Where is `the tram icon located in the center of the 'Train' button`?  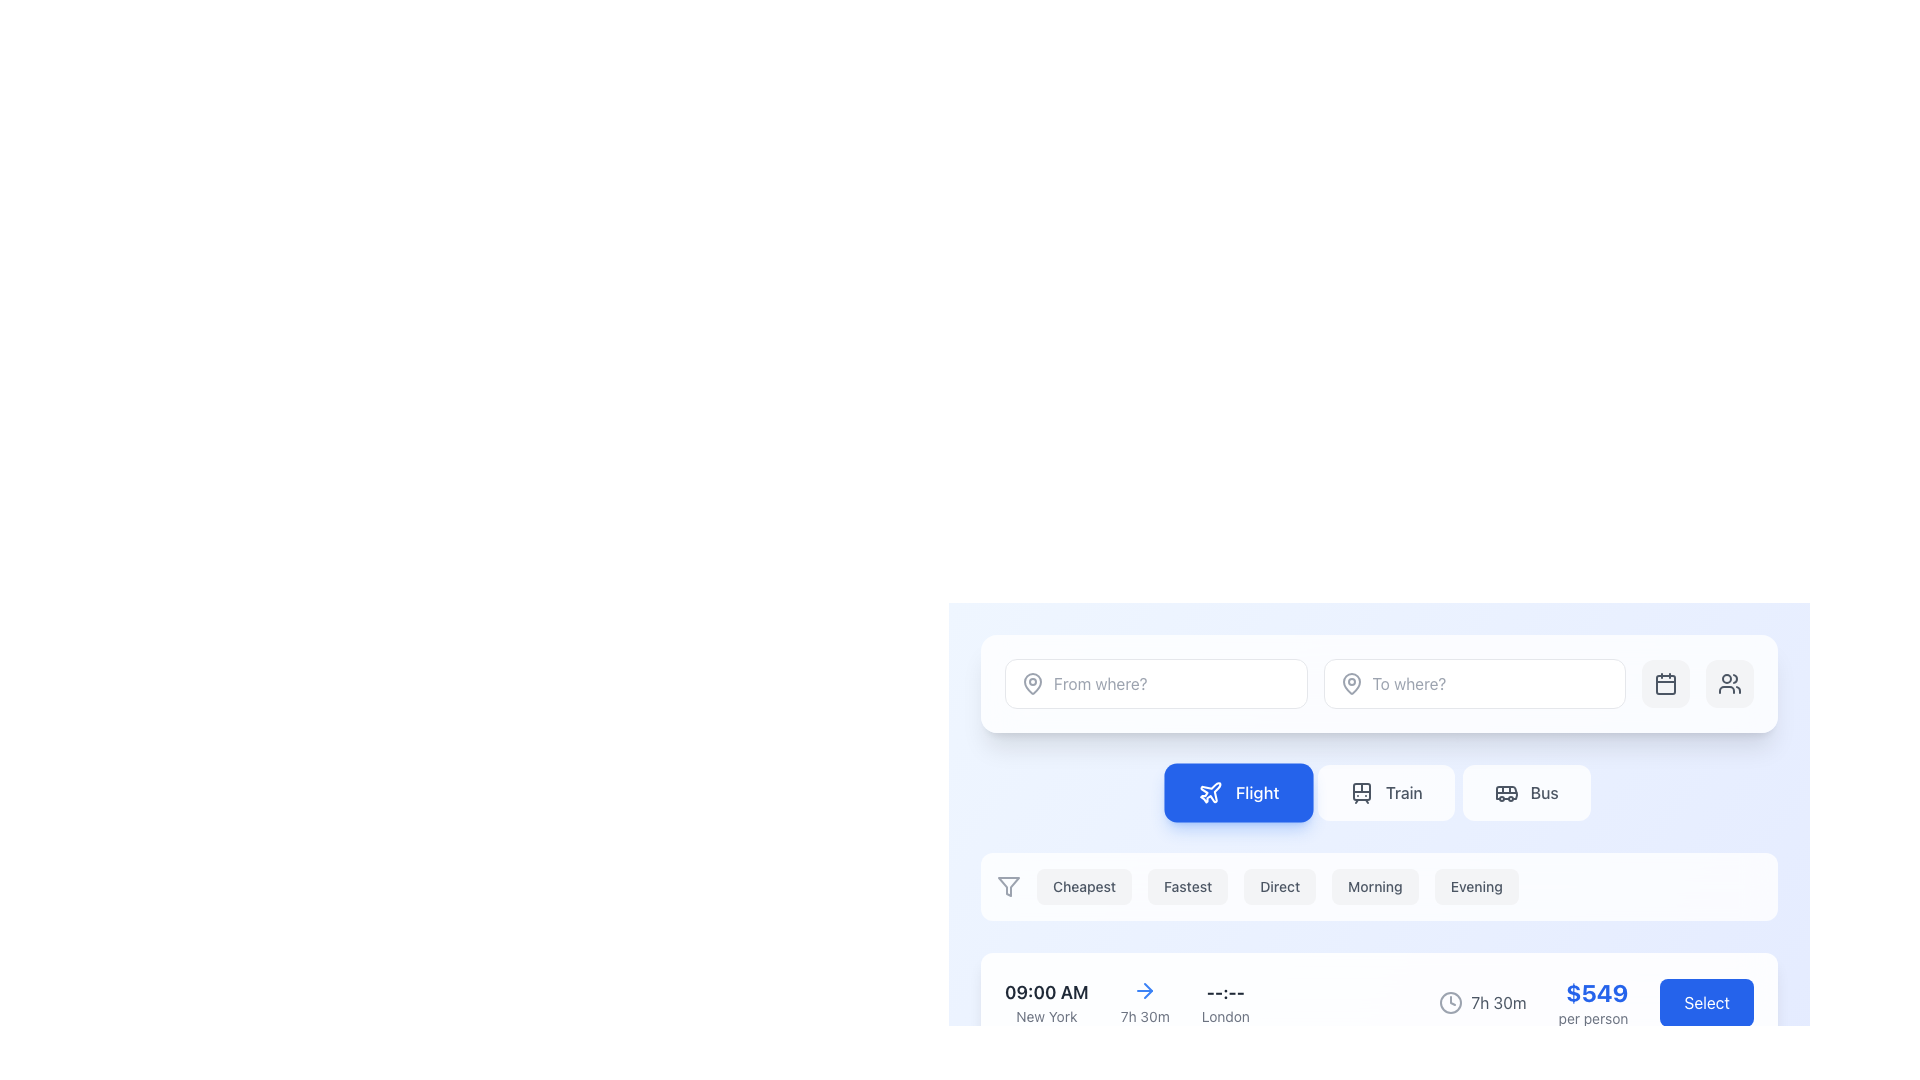
the tram icon located in the center of the 'Train' button is located at coordinates (1360, 792).